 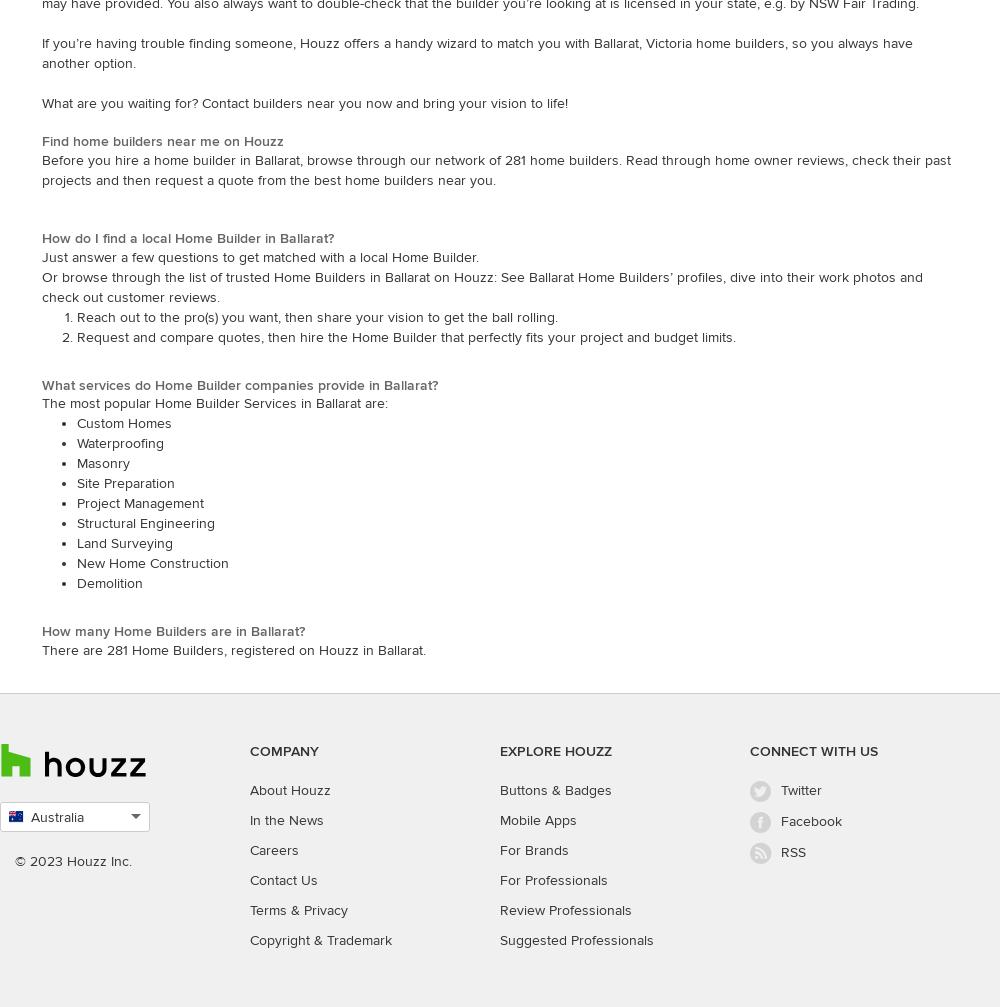 I want to click on 'Request and compare quotes, then hire the Home Builder that perfectly fits your project and budget limits.', so click(x=76, y=336).